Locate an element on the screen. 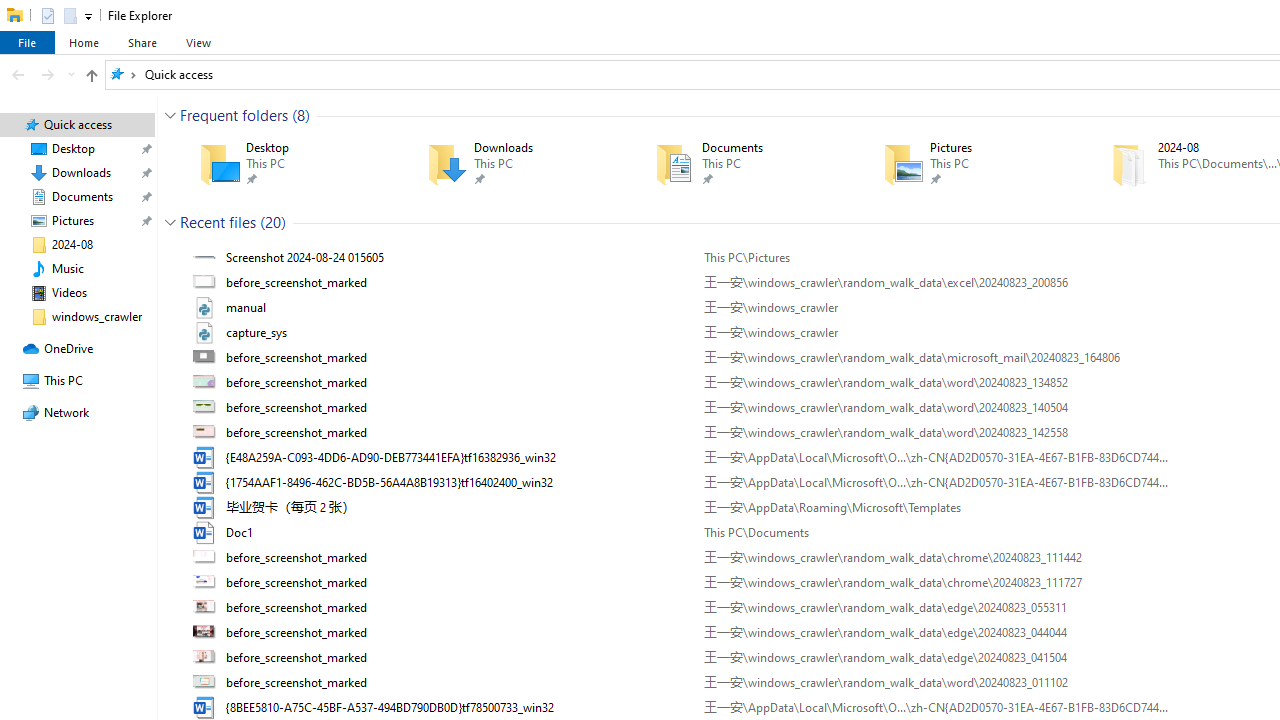 This screenshot has width=1280, height=720. 'Up band toolbar' is located at coordinates (90, 77).